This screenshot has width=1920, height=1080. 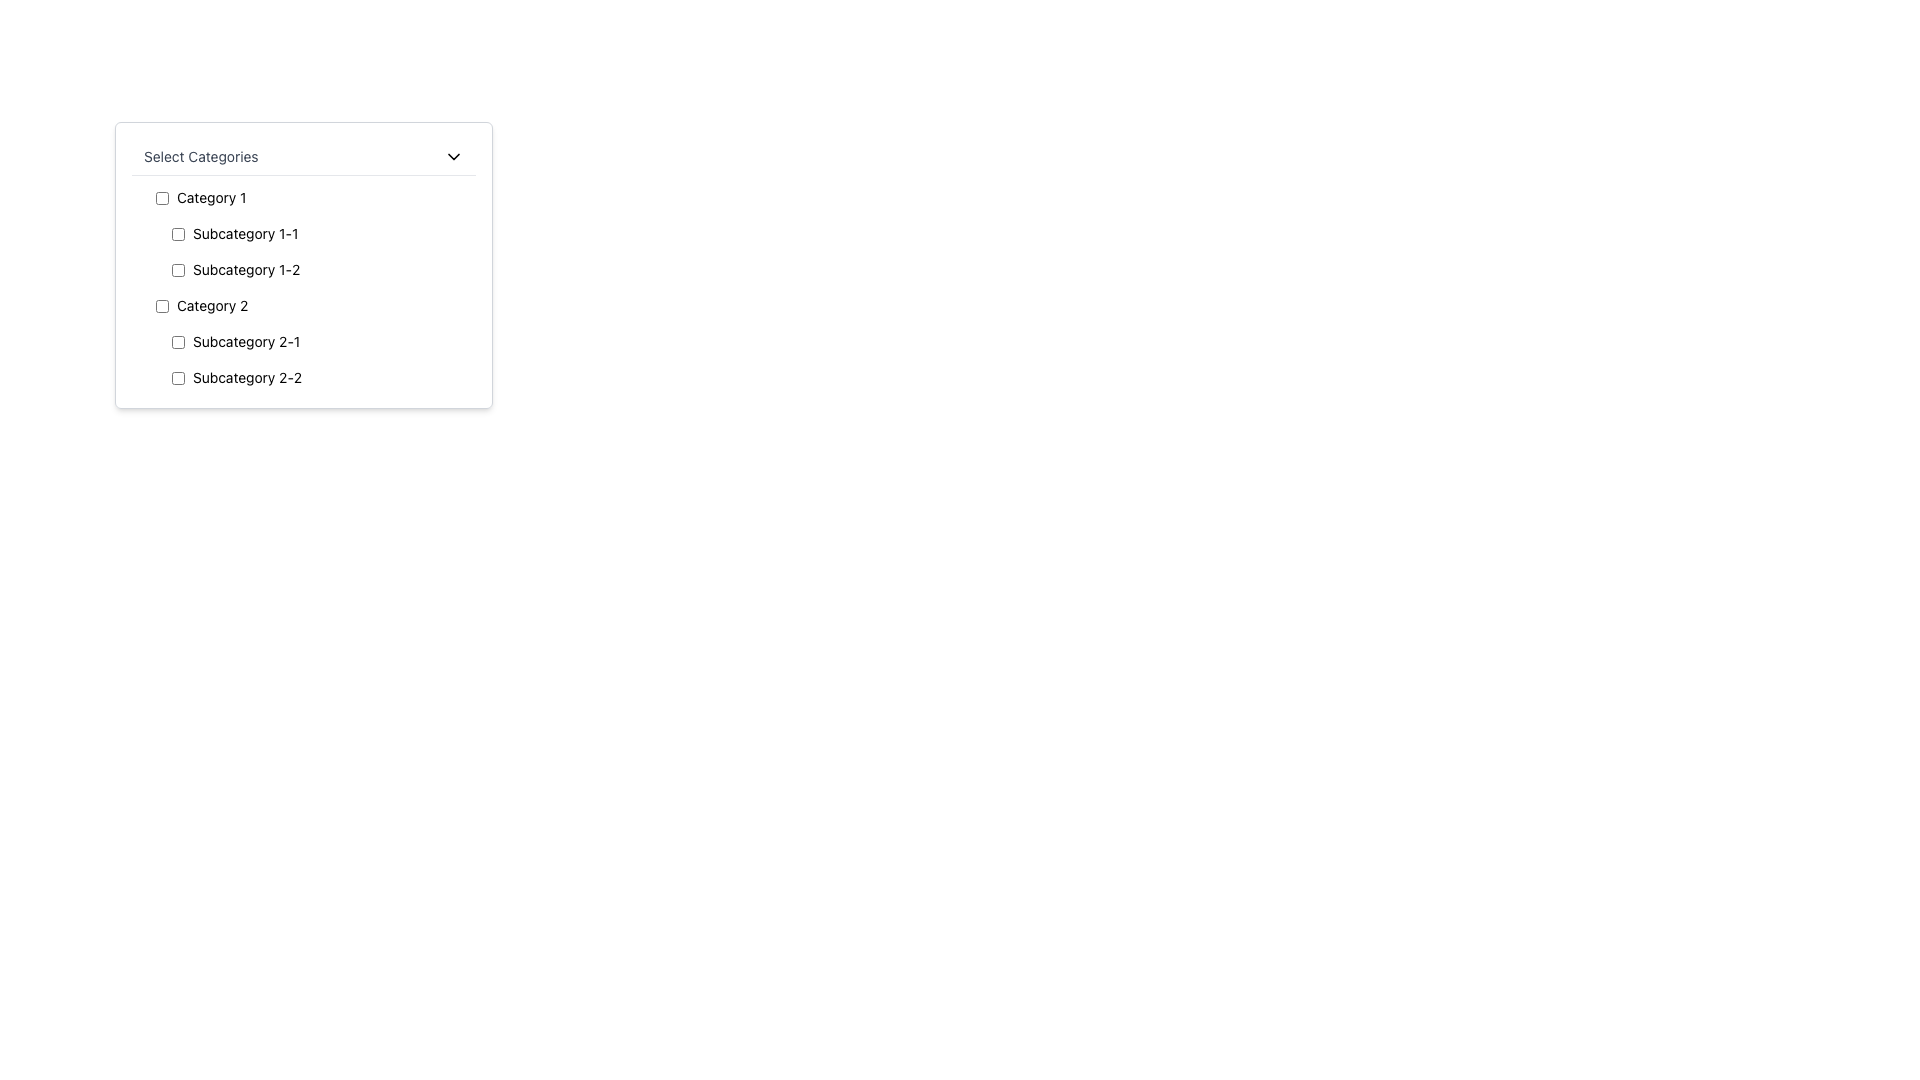 What do you see at coordinates (302, 288) in the screenshot?
I see `the checkbox list element` at bounding box center [302, 288].